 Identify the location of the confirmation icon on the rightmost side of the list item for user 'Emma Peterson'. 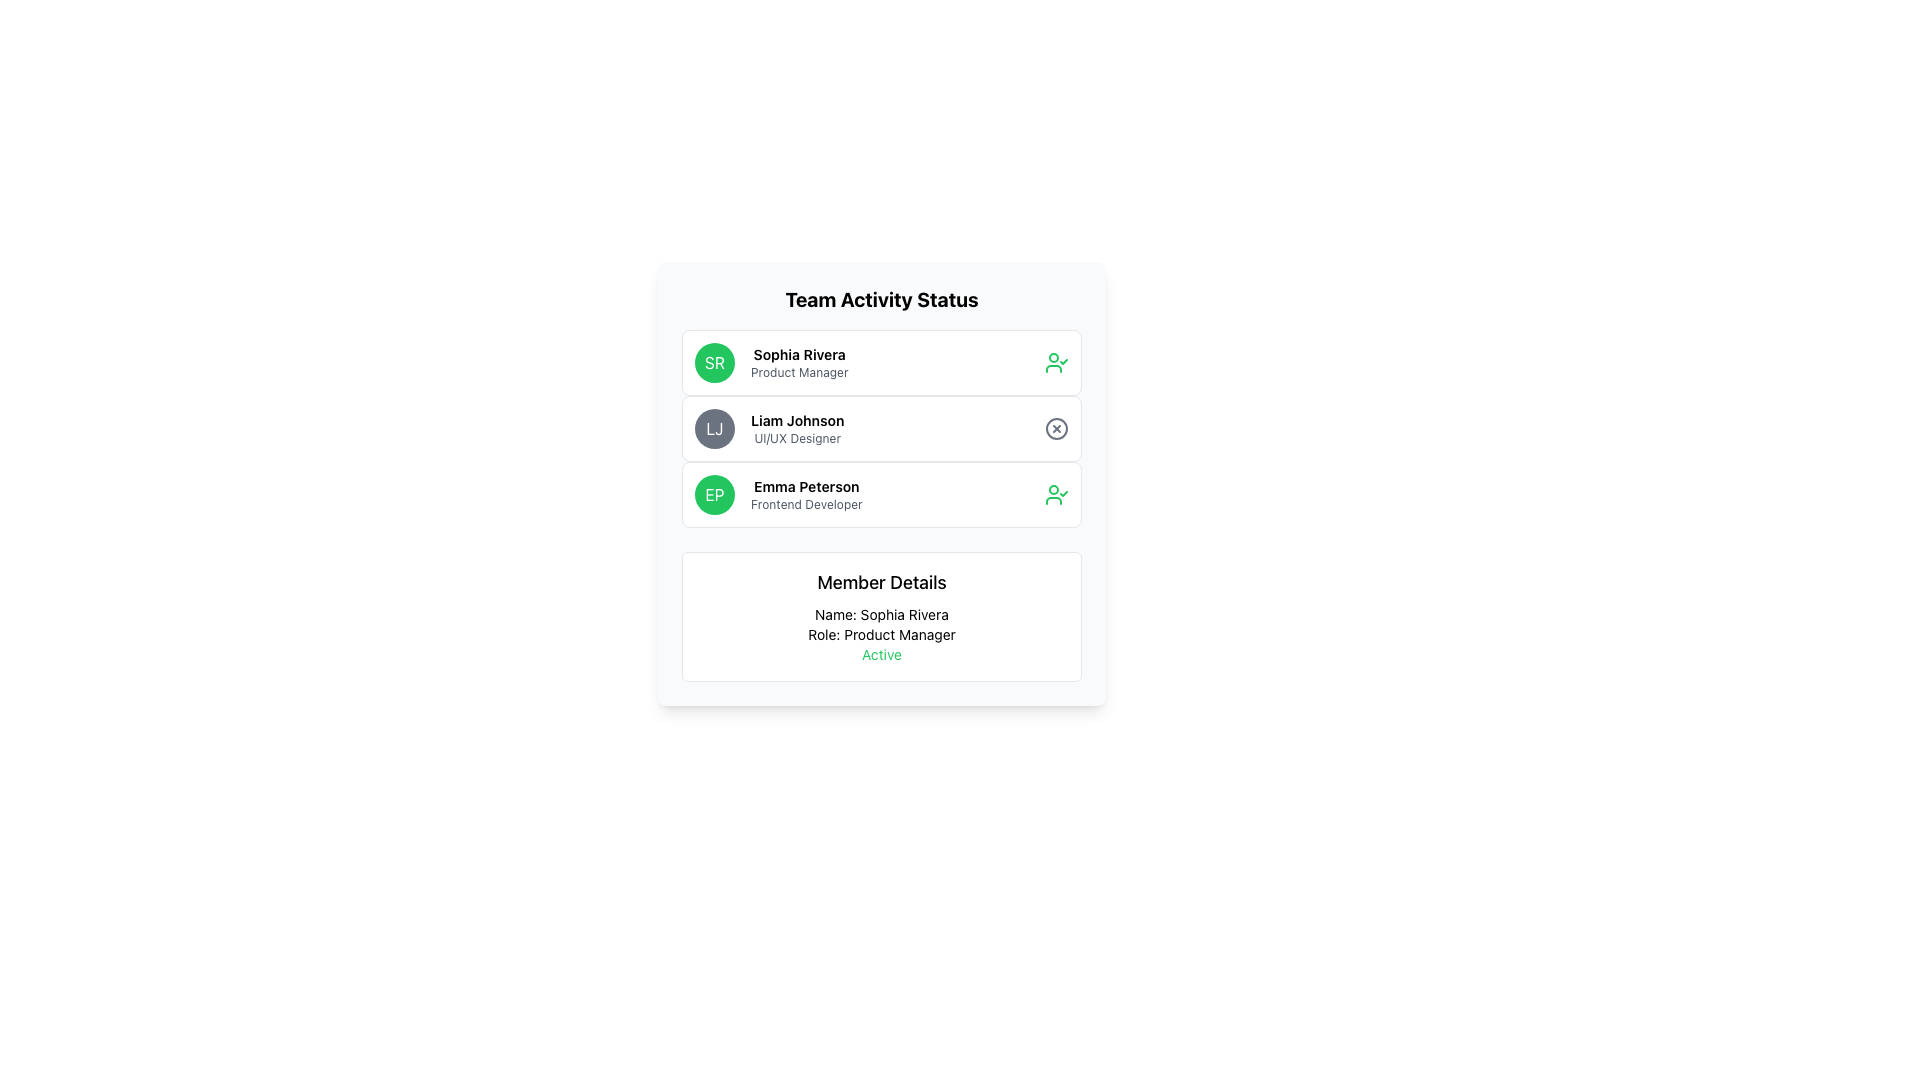
(1055, 494).